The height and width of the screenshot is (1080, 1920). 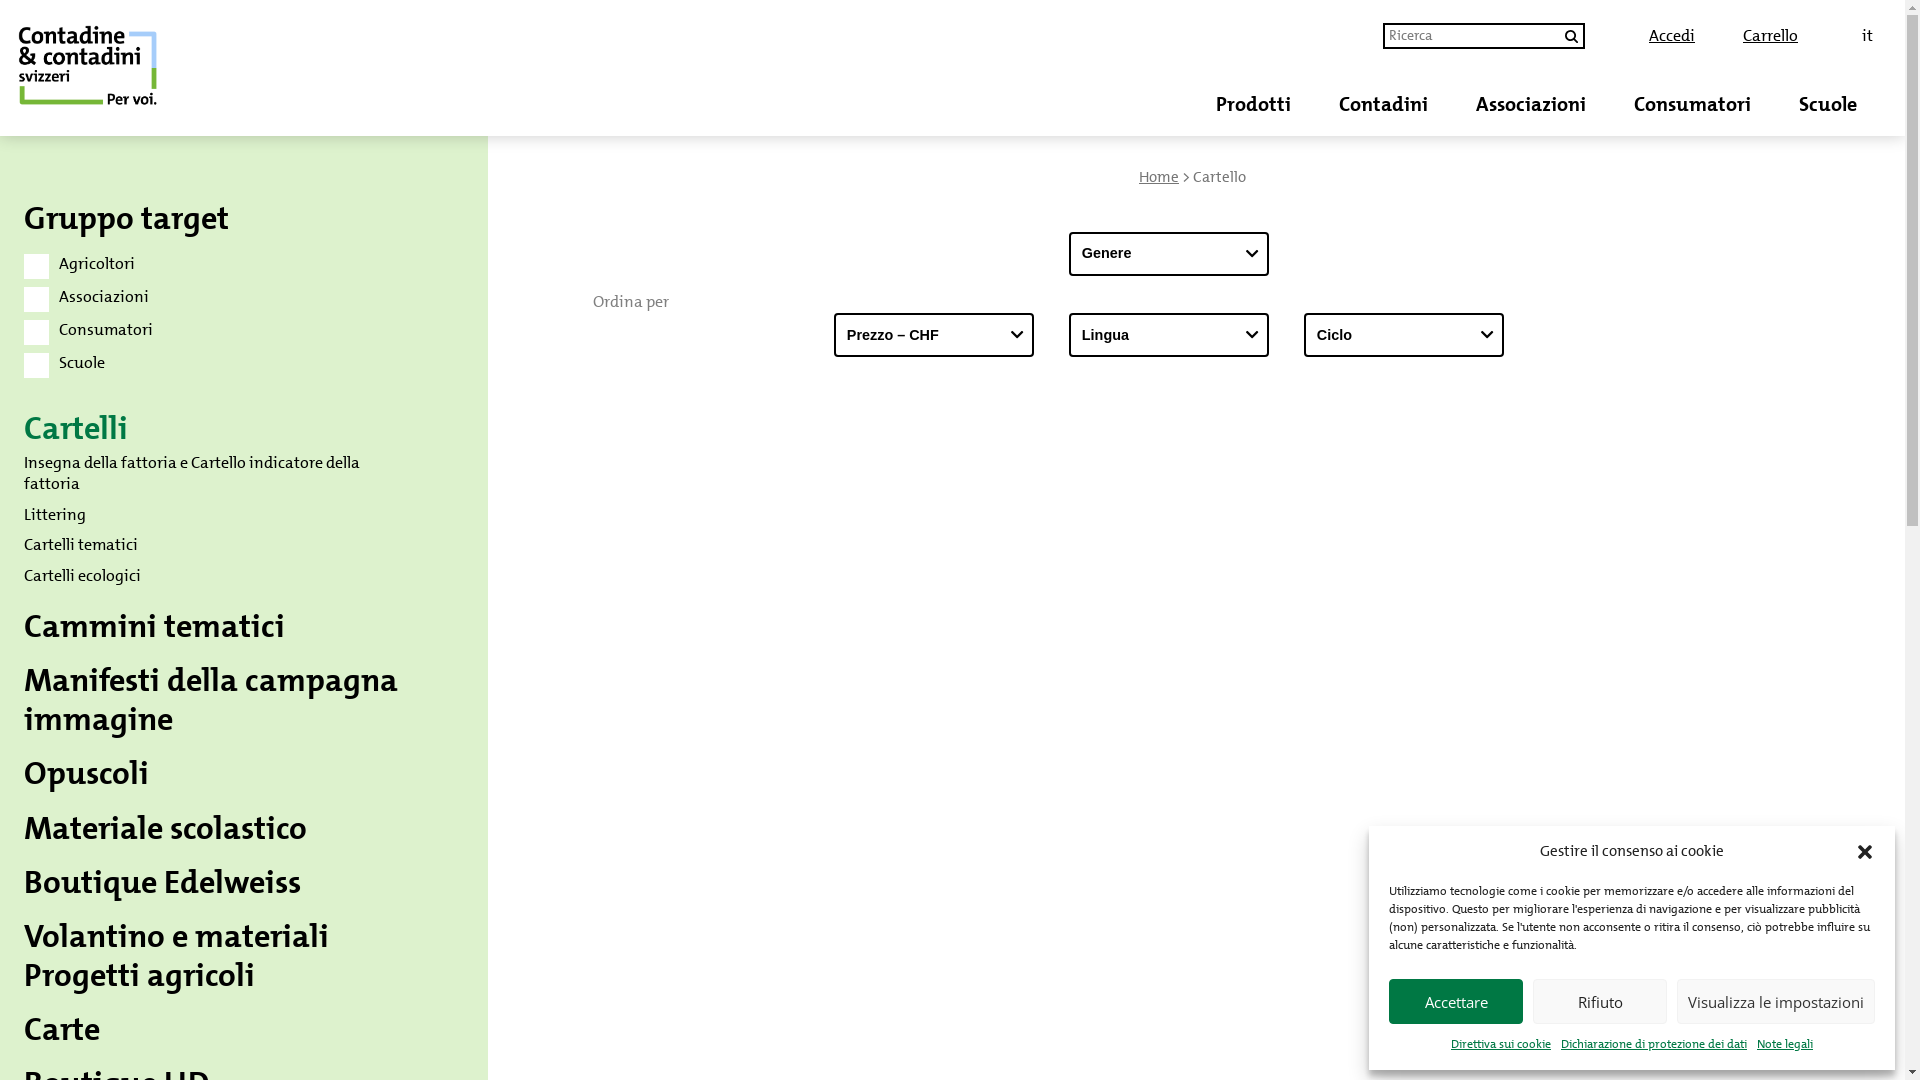 What do you see at coordinates (1252, 104) in the screenshot?
I see `'Prodotti'` at bounding box center [1252, 104].